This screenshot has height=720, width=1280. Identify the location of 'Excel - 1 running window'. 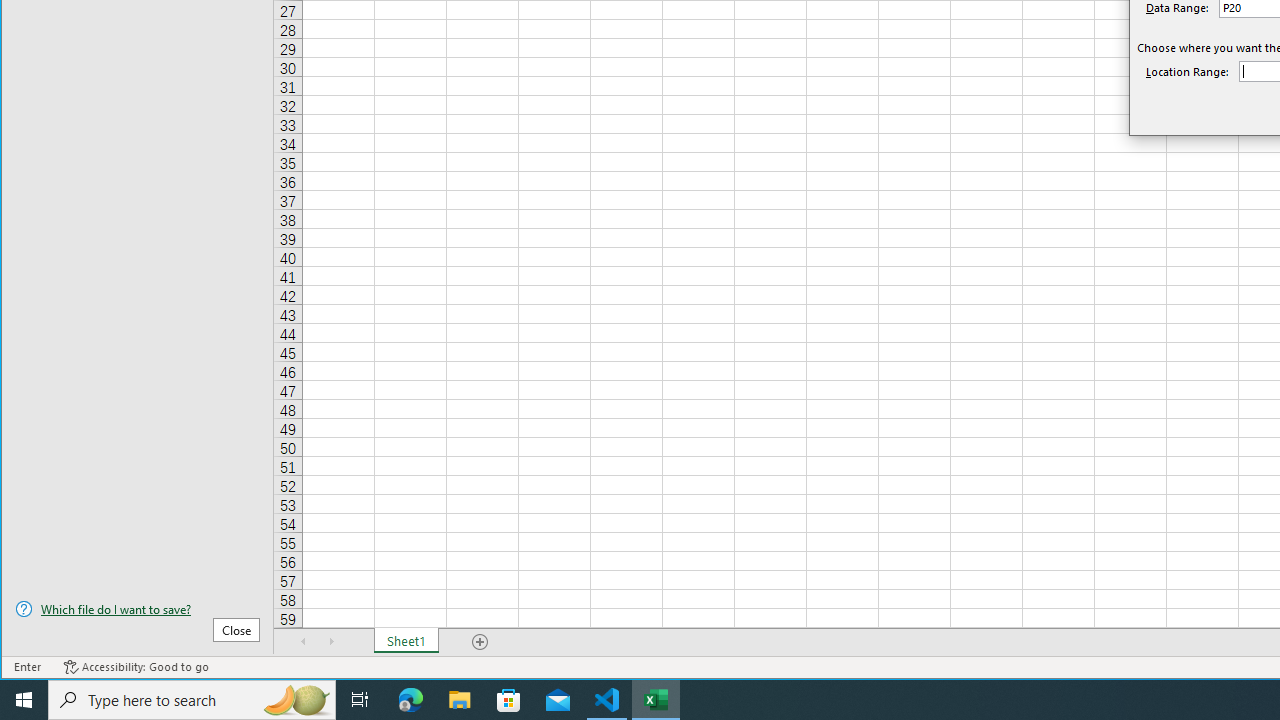
(656, 698).